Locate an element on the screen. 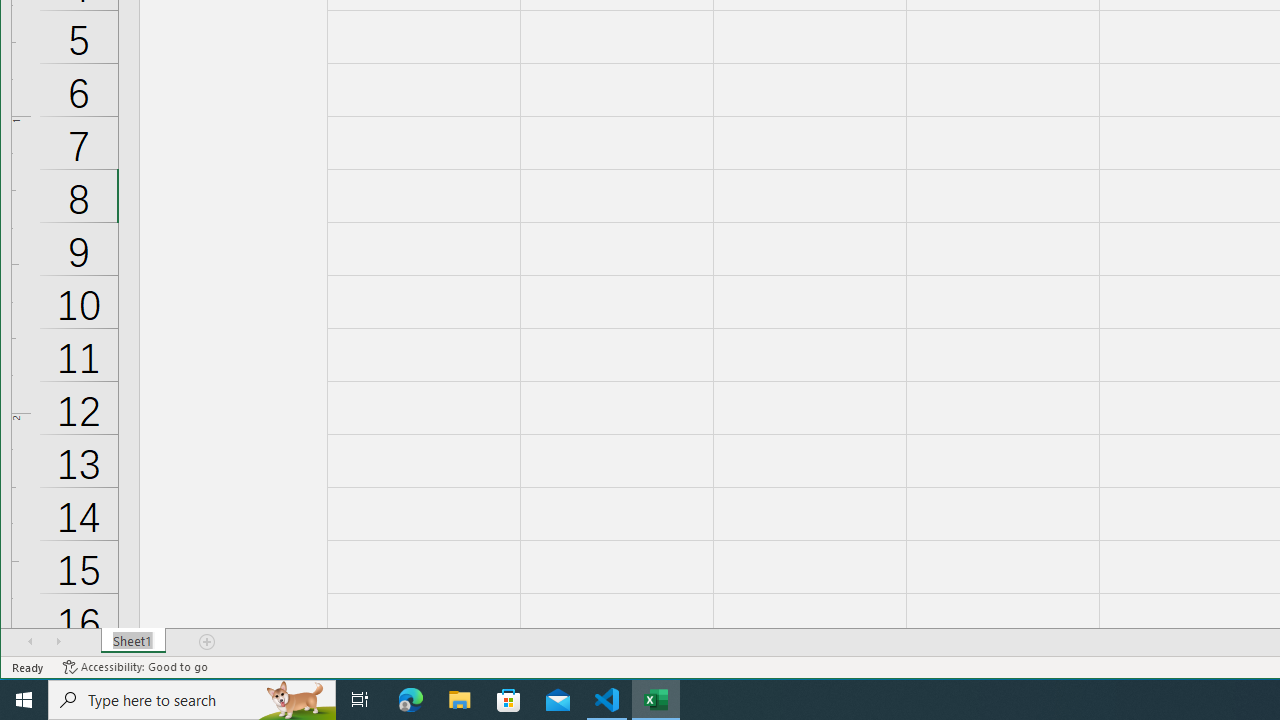 The width and height of the screenshot is (1280, 720). 'Sheet1' is located at coordinates (132, 641).